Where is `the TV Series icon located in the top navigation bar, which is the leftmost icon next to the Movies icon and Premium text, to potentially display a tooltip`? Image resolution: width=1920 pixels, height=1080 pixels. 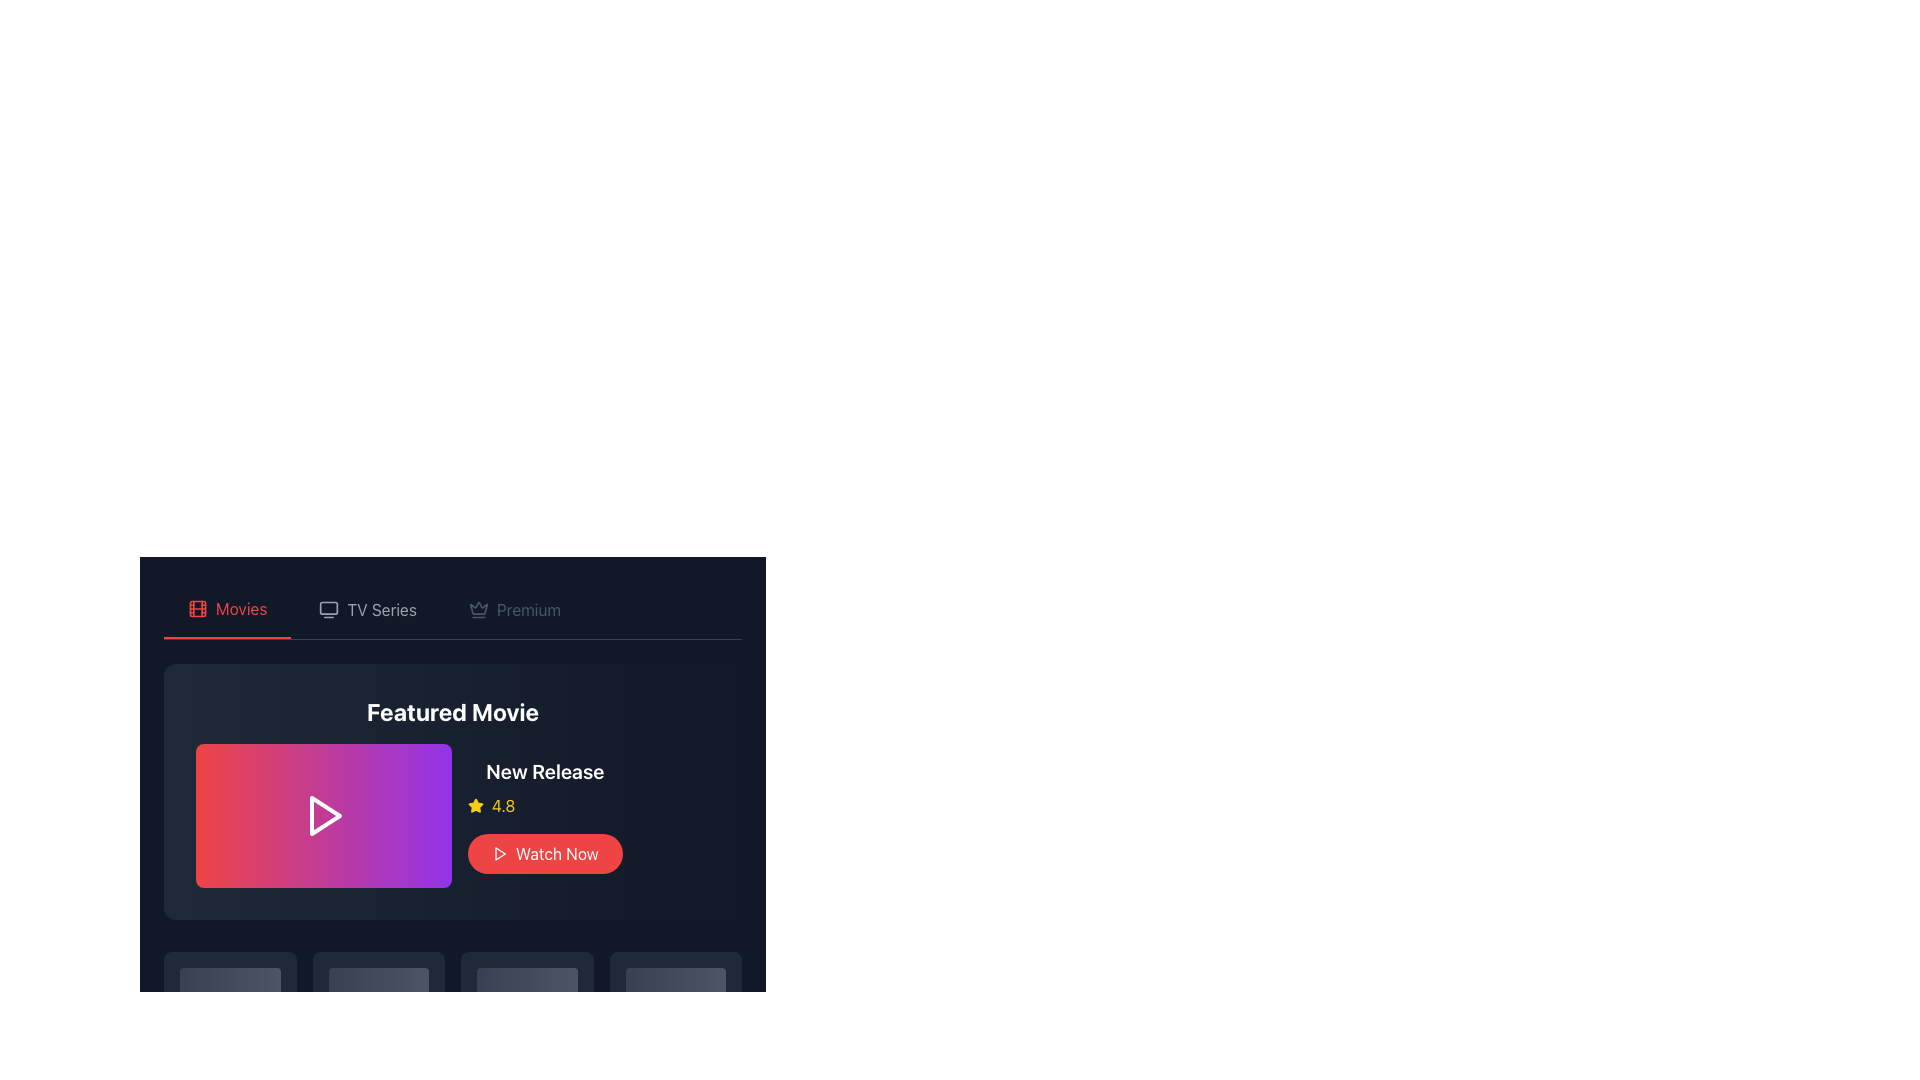 the TV Series icon located in the top navigation bar, which is the leftmost icon next to the Movies icon and Premium text, to potentially display a tooltip is located at coordinates (329, 608).